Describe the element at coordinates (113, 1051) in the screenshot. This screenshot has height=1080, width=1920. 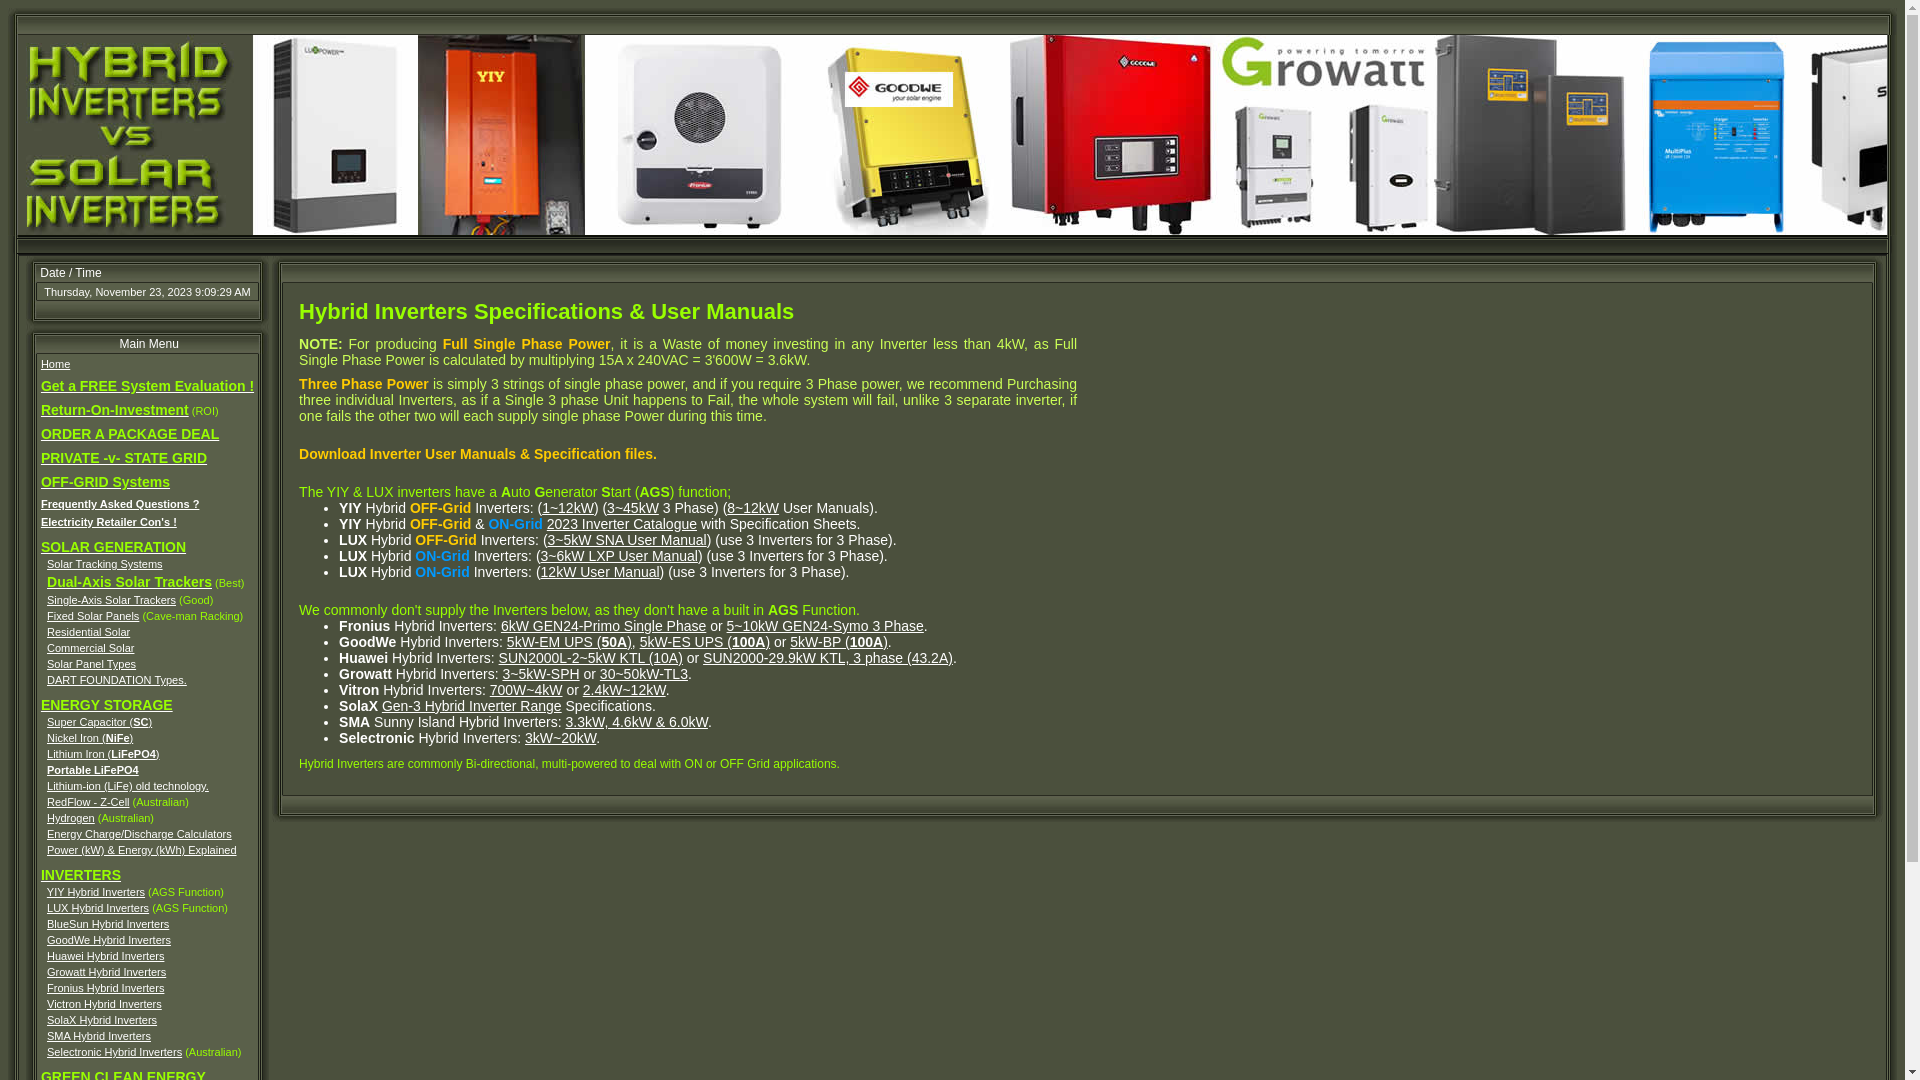
I see `'Selectronic Hybrid Inverters'` at that location.